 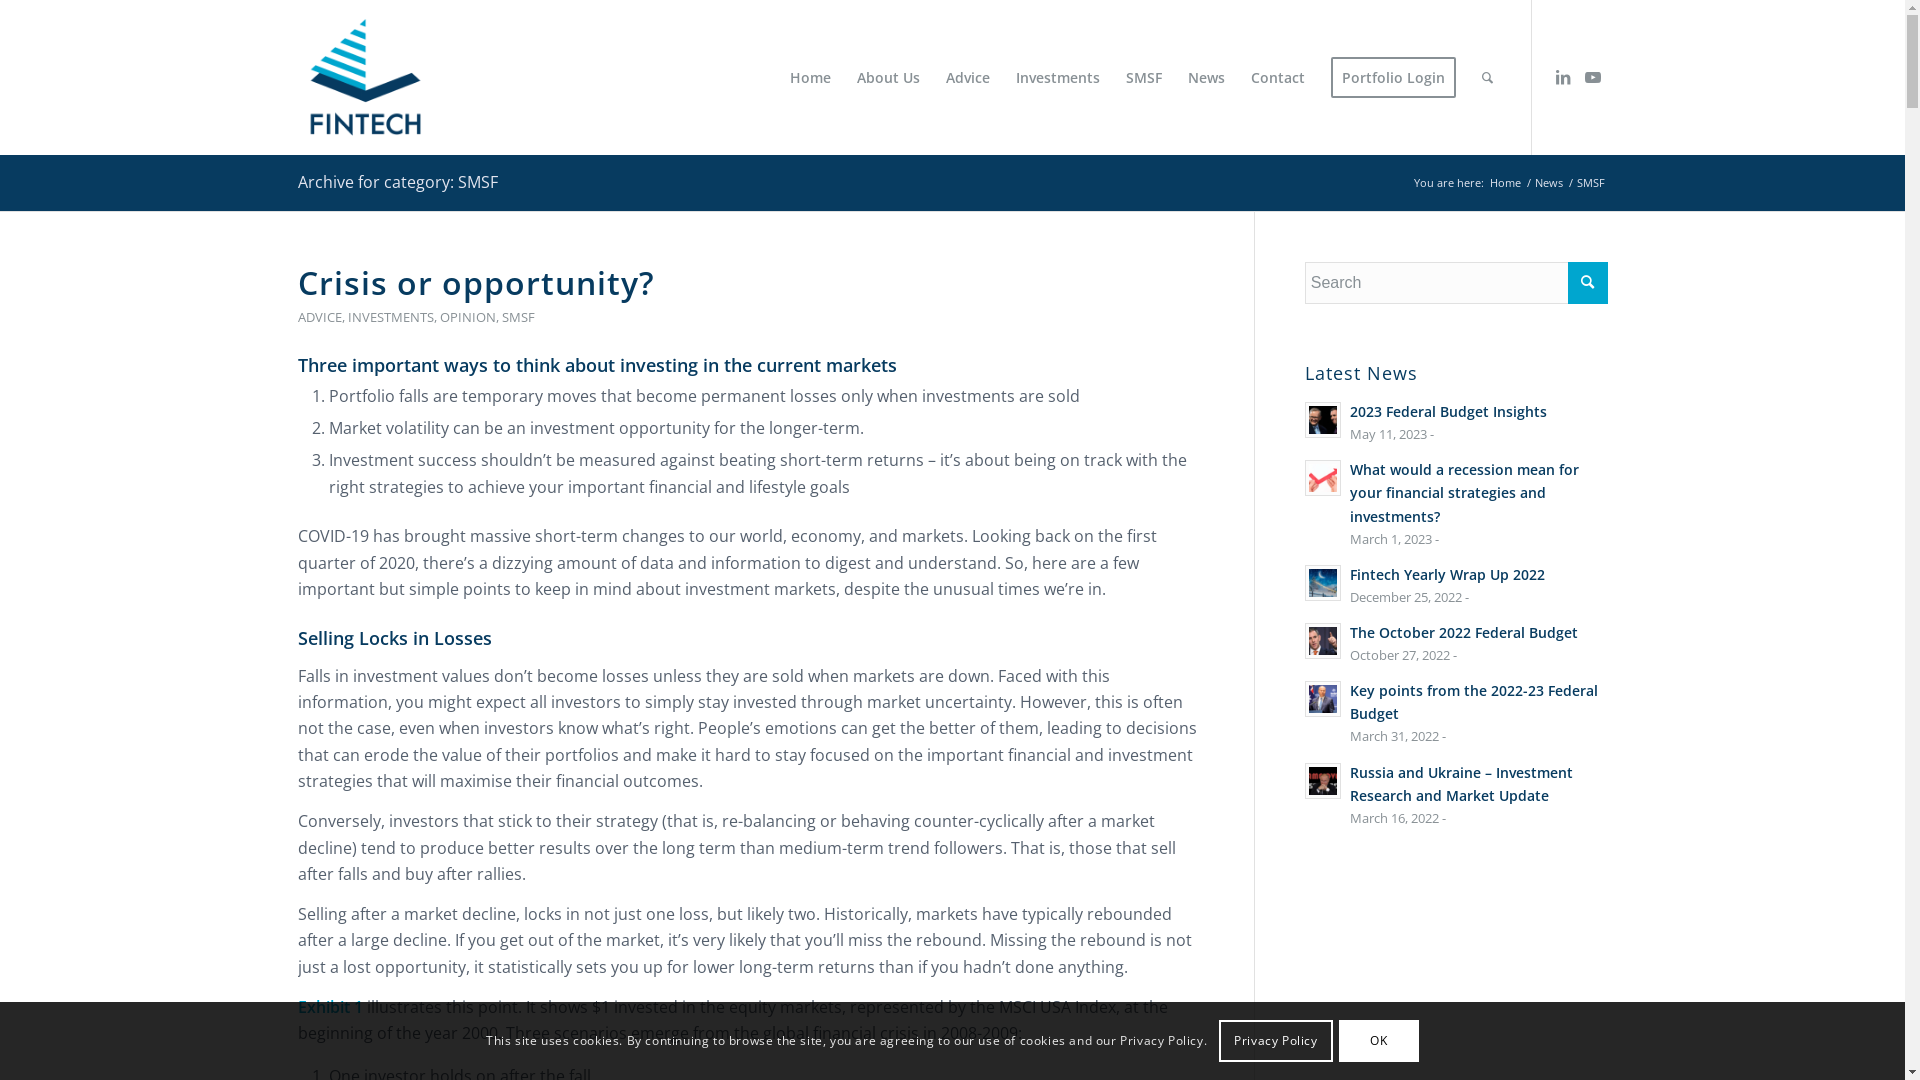 I want to click on 'OK', so click(x=1377, y=1040).